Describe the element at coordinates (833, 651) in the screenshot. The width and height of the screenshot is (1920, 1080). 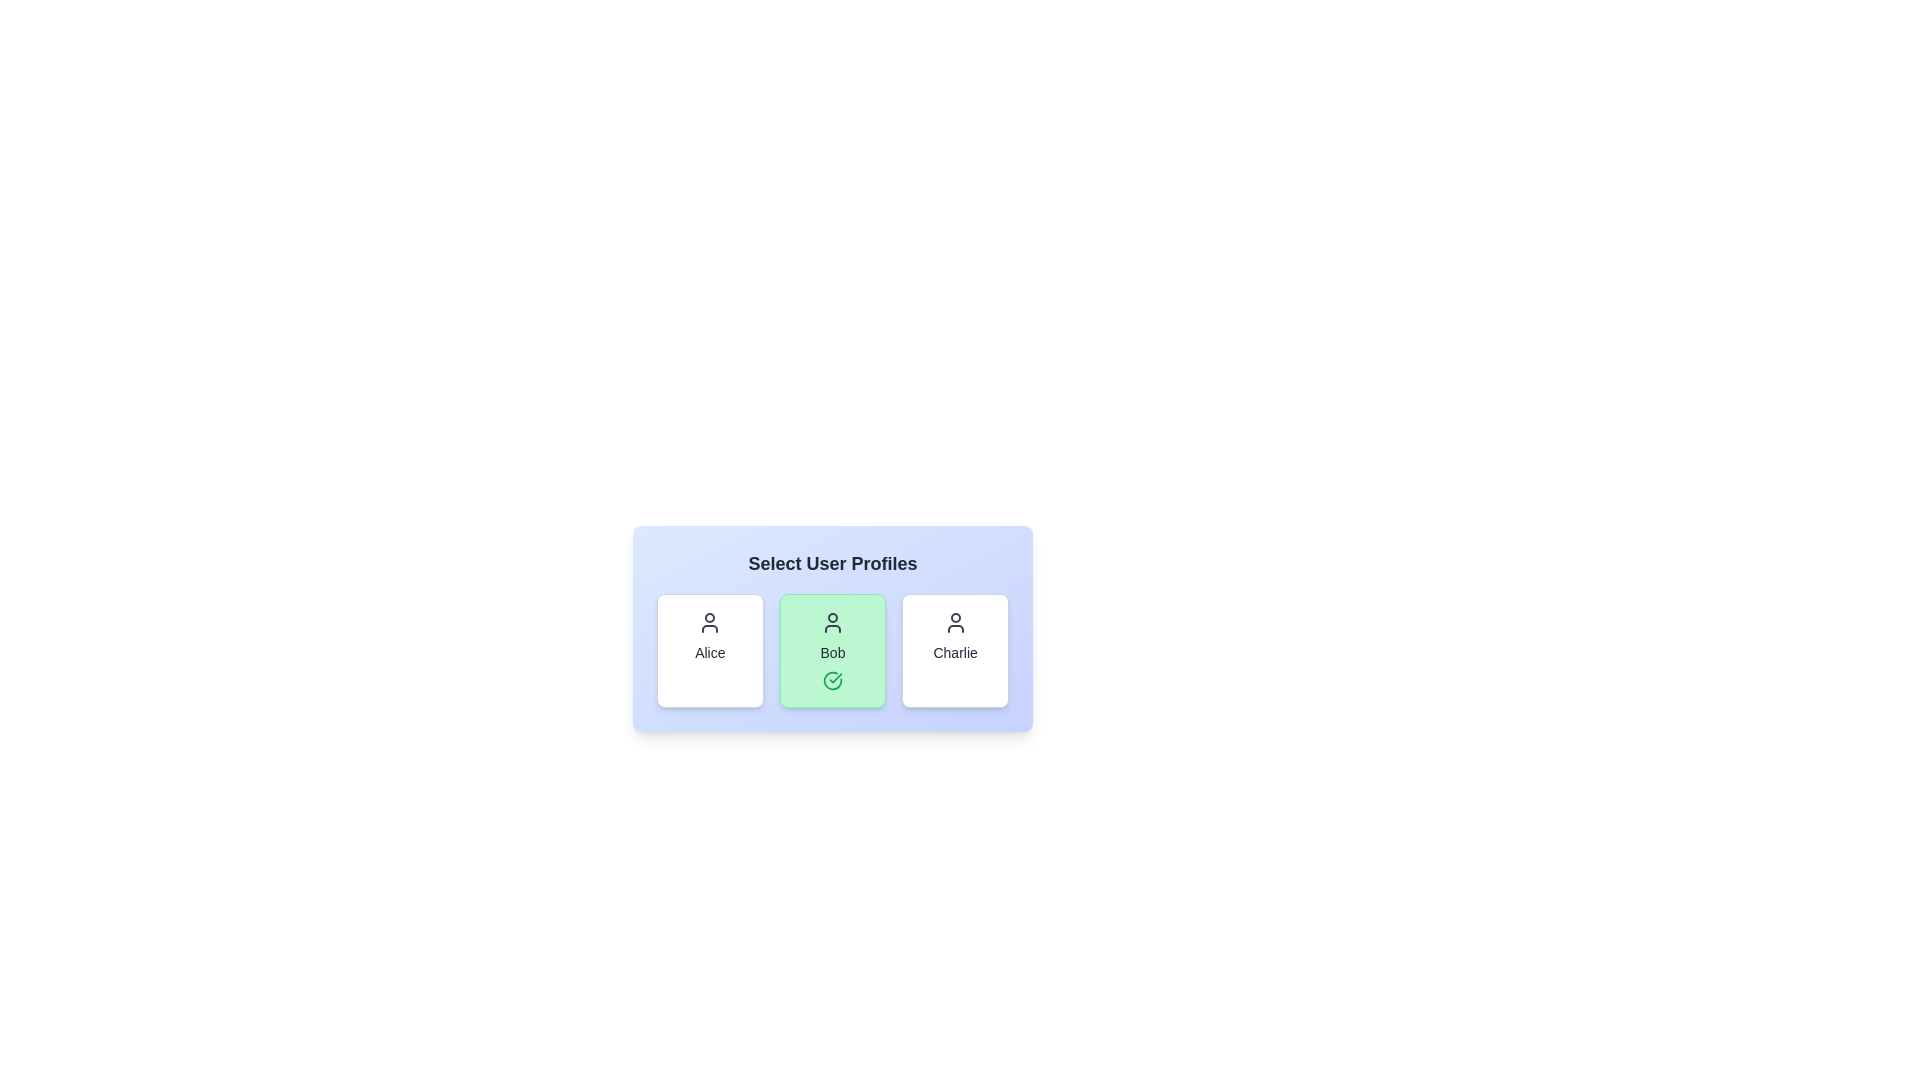
I see `the user profile card for Bob` at that location.